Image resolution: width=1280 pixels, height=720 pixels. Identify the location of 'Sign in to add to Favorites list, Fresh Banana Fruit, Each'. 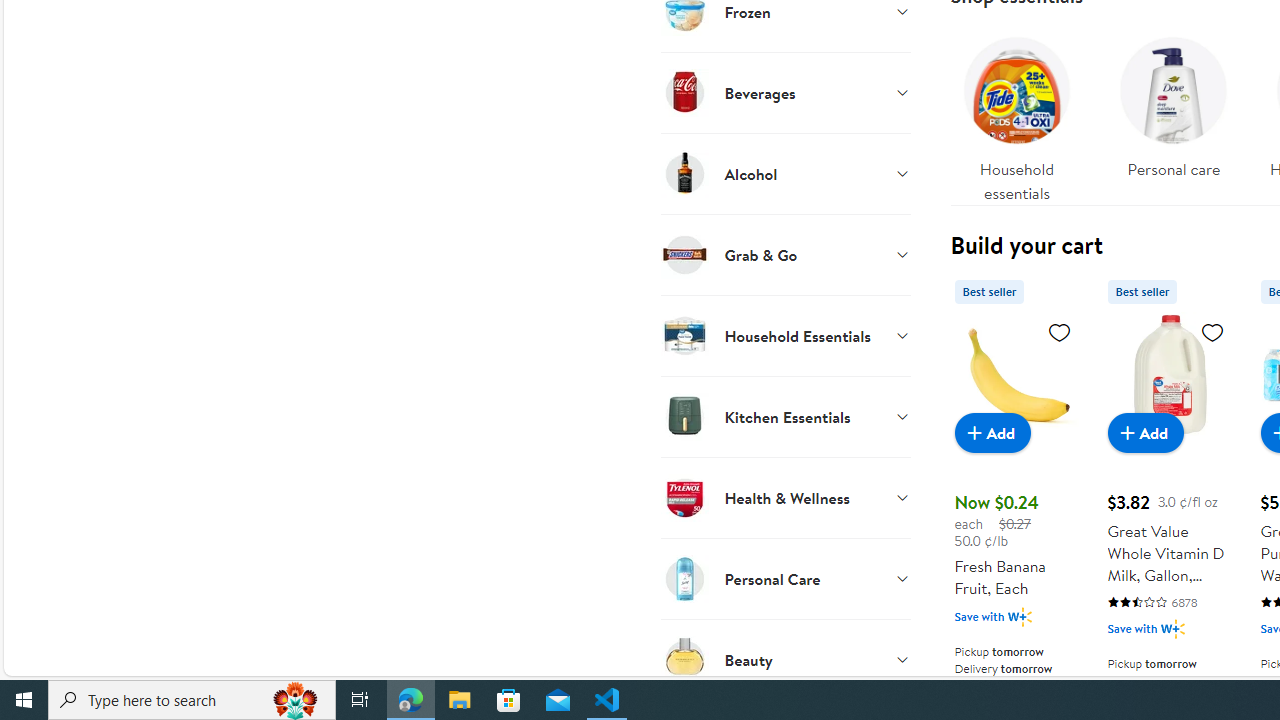
(1058, 330).